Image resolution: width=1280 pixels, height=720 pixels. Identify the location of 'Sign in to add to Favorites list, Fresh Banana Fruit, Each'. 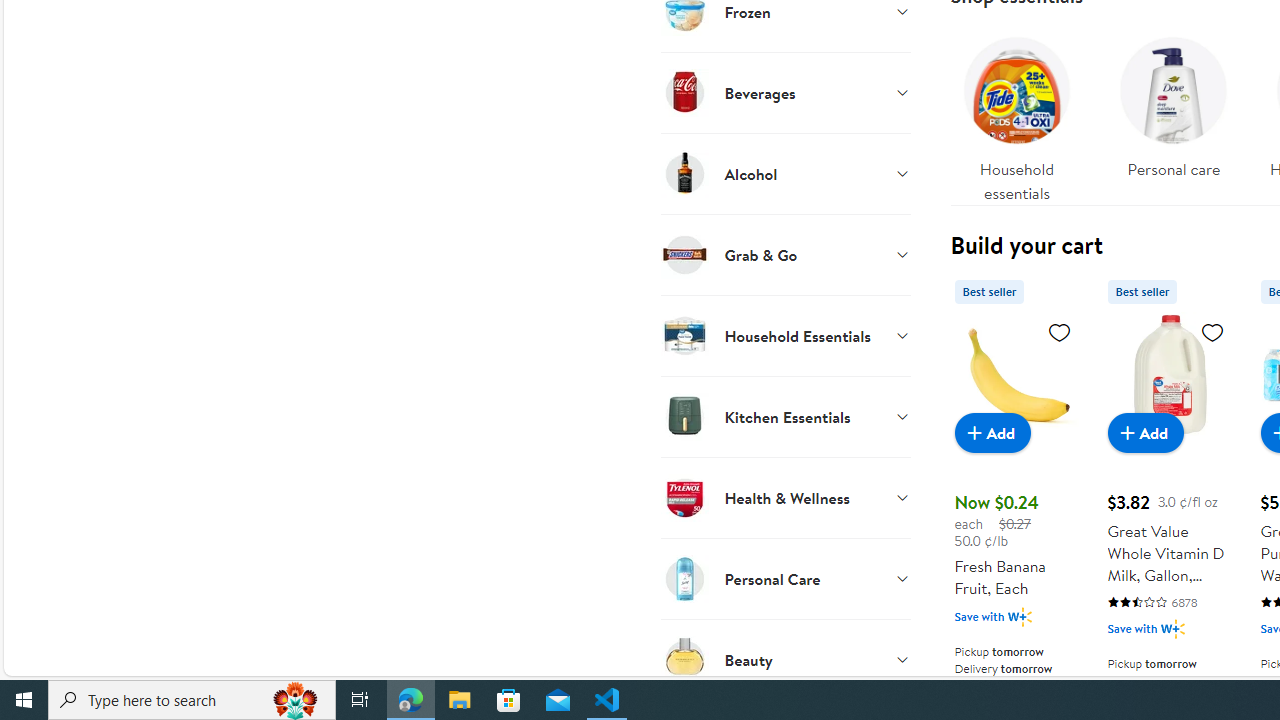
(1058, 330).